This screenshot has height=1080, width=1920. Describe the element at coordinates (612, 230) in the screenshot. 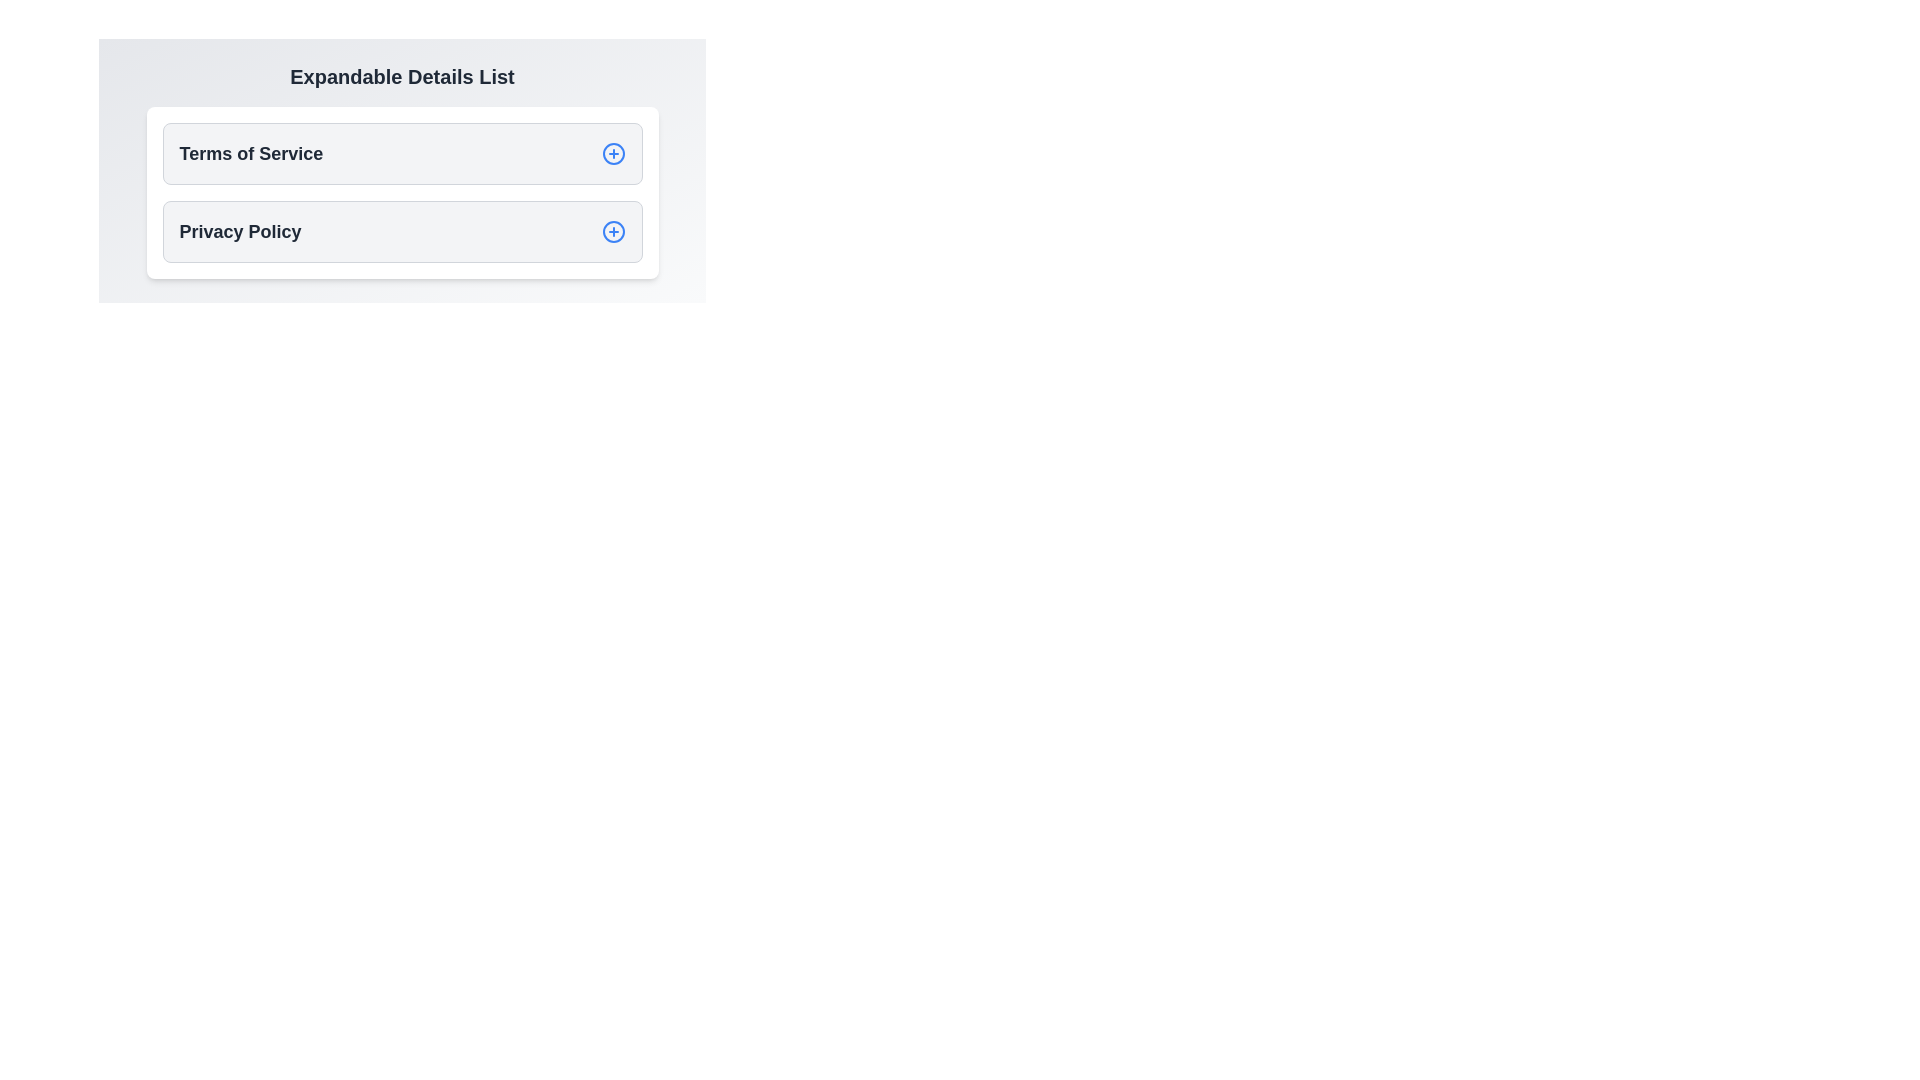

I see `the circular SVG element at the center of the blue plus circle icon located to the right of the 'Privacy Policy' label` at that location.